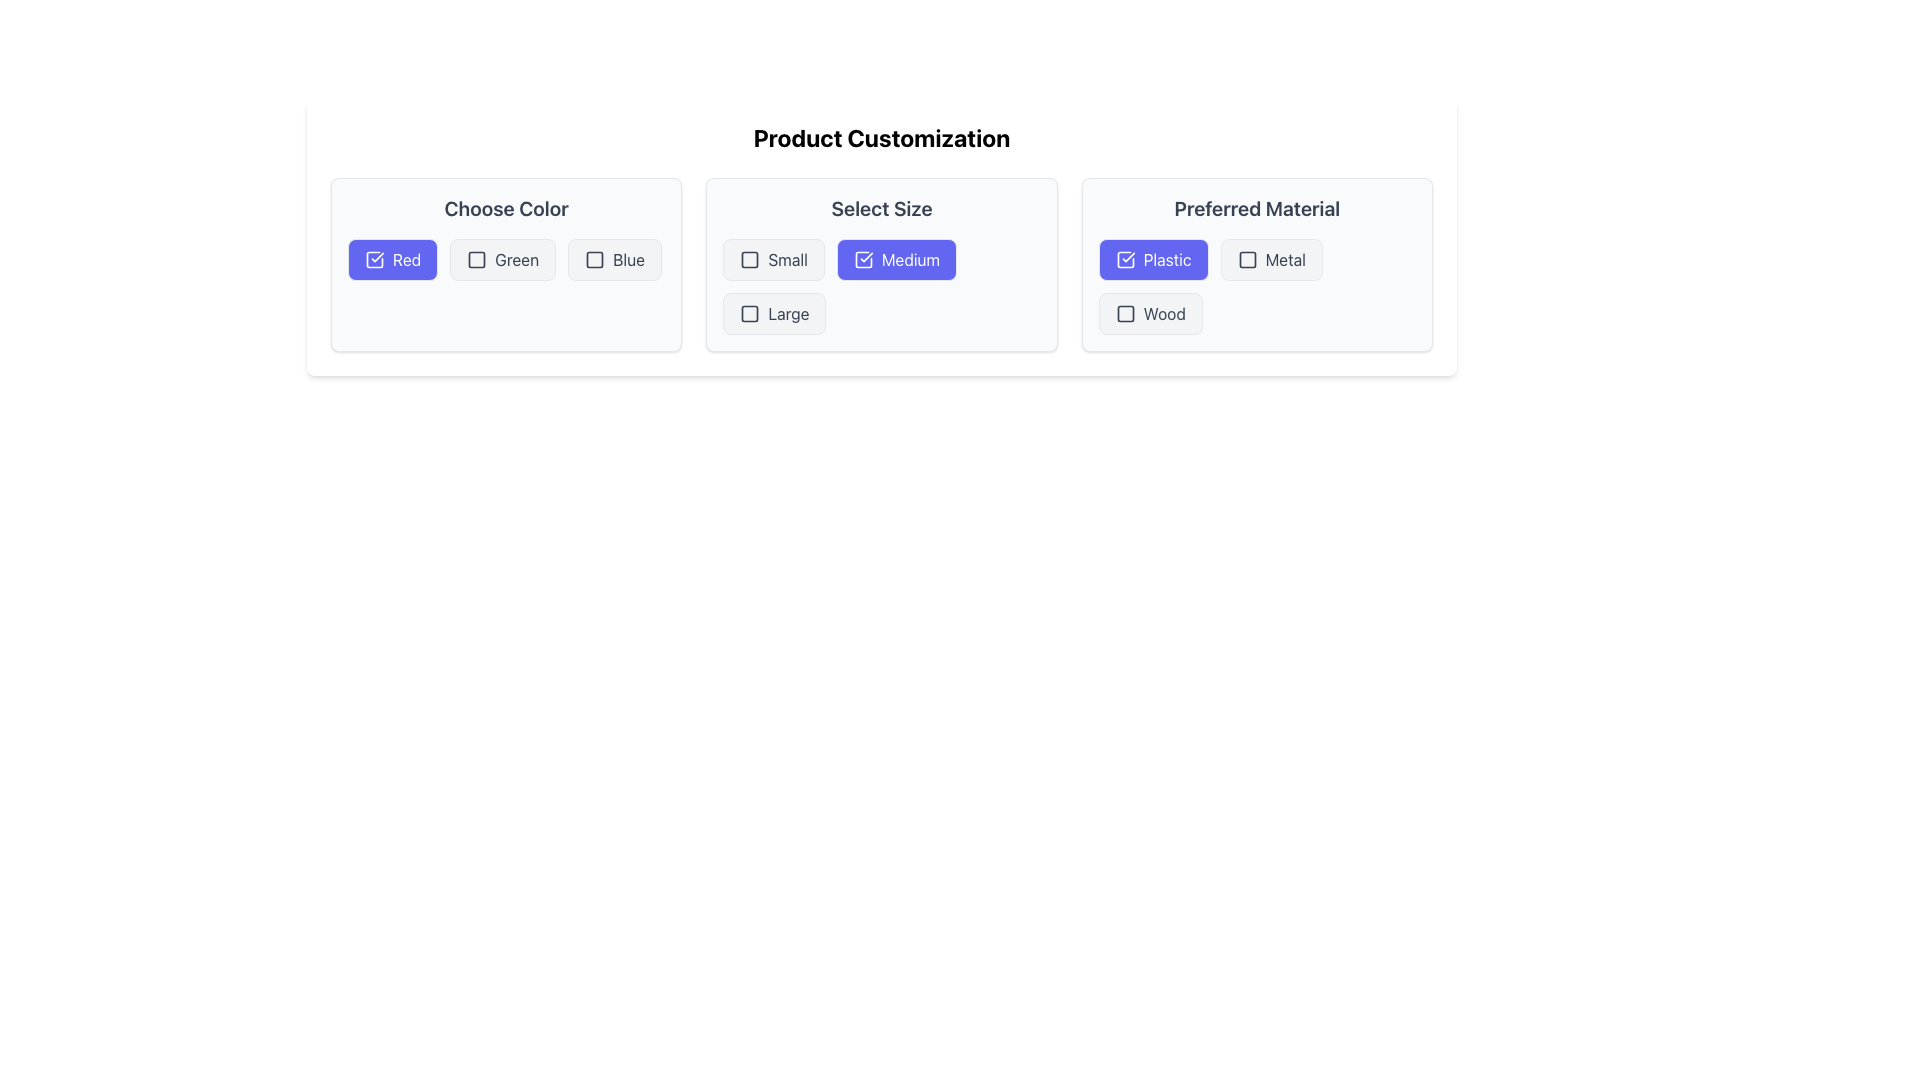 This screenshot has width=1920, height=1080. I want to click on the 'Small' size label, which is positioned to the right of the checkbox in the 'Select Size' section, so click(787, 258).